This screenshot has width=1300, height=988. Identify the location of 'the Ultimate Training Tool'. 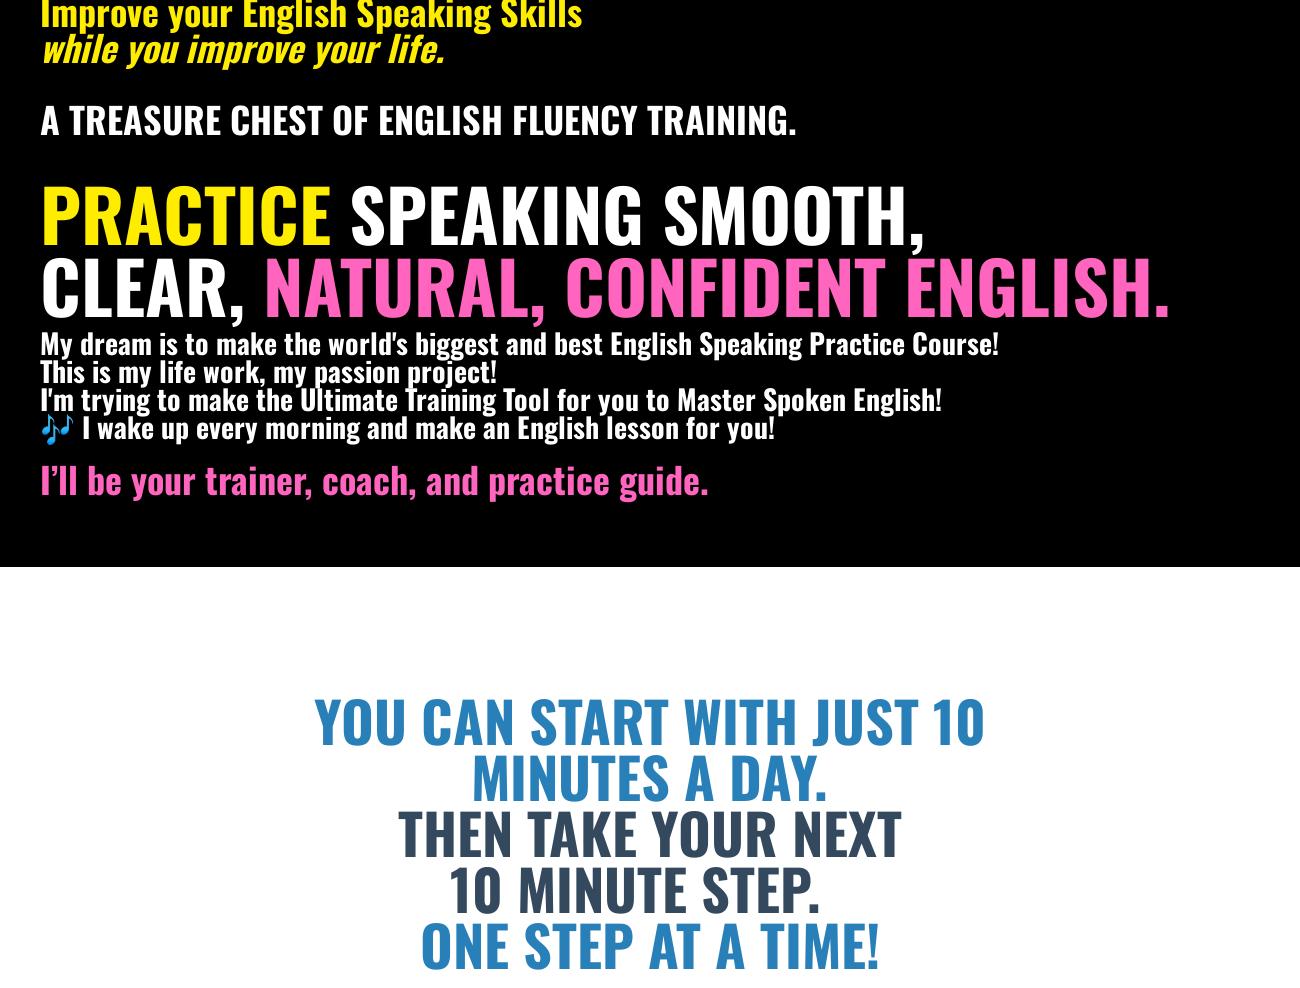
(406, 397).